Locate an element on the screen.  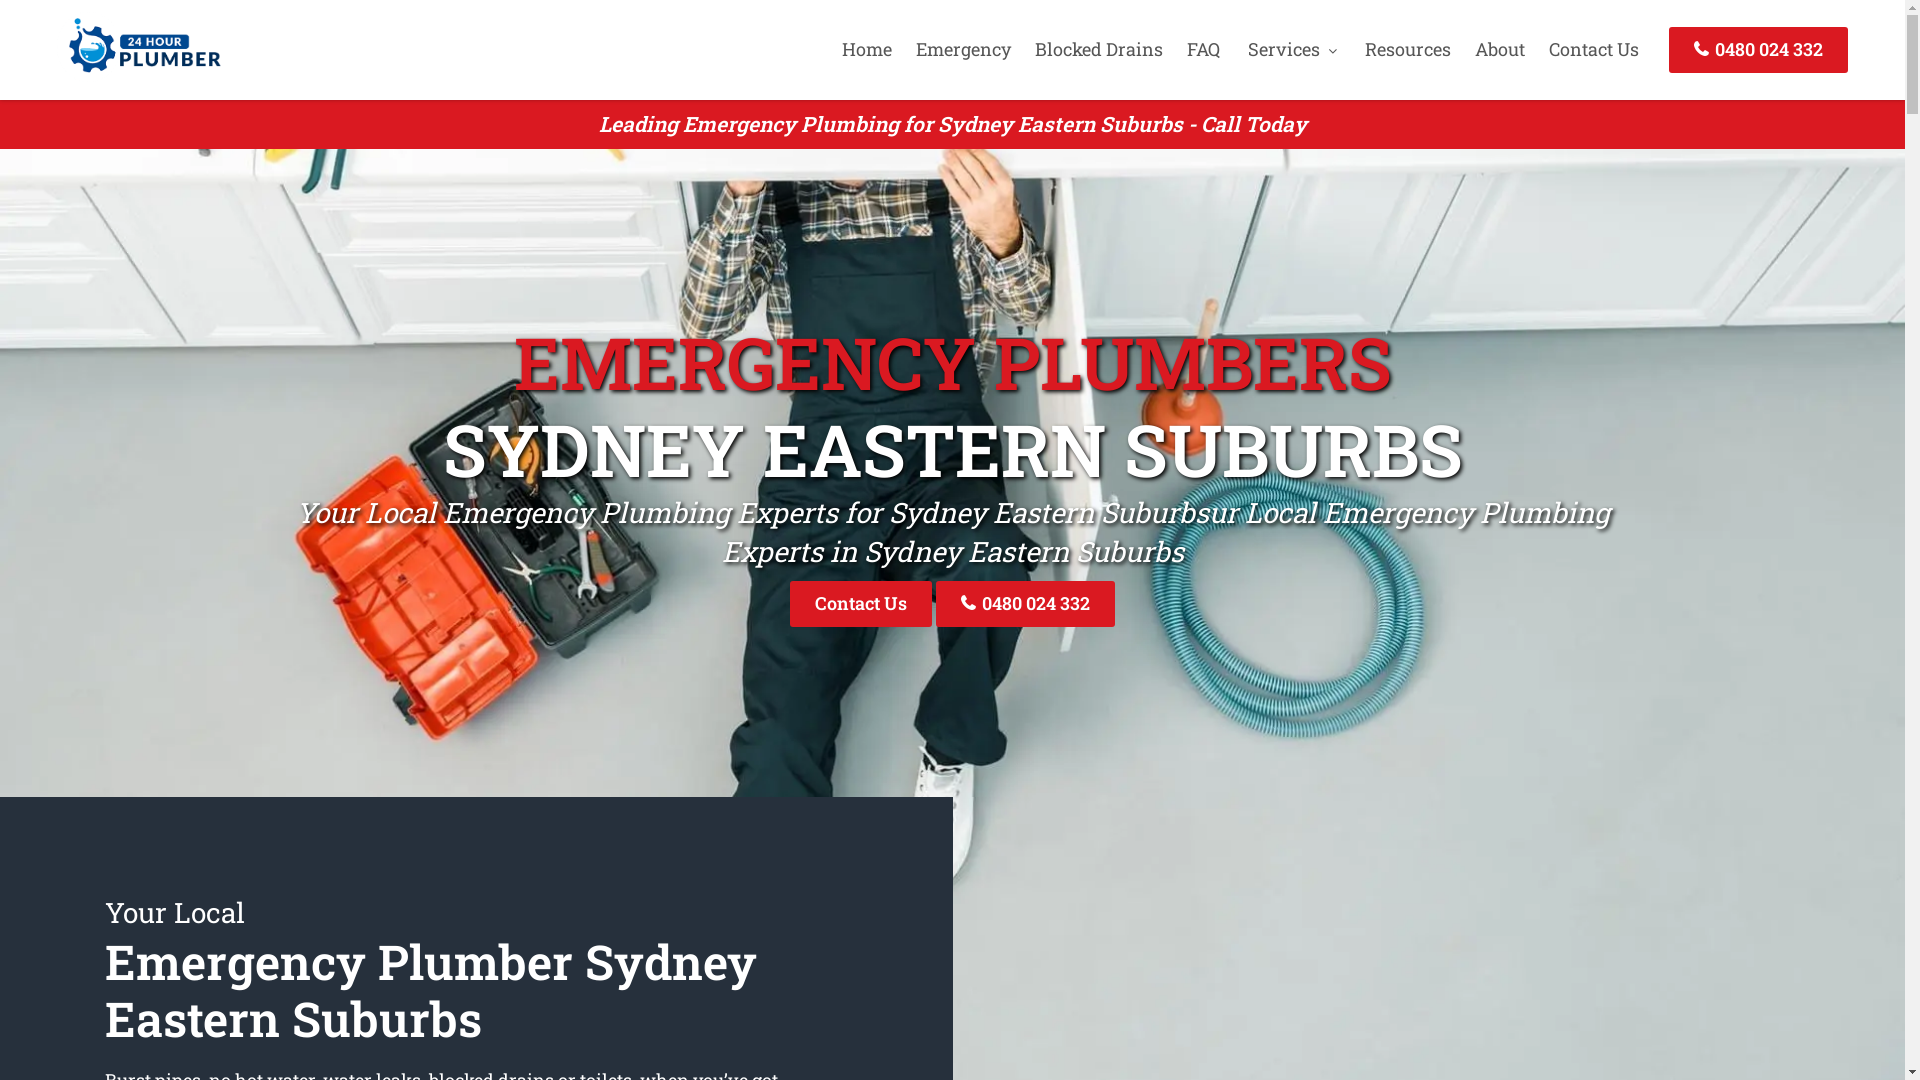
'0480 024 332' is located at coordinates (1669, 48).